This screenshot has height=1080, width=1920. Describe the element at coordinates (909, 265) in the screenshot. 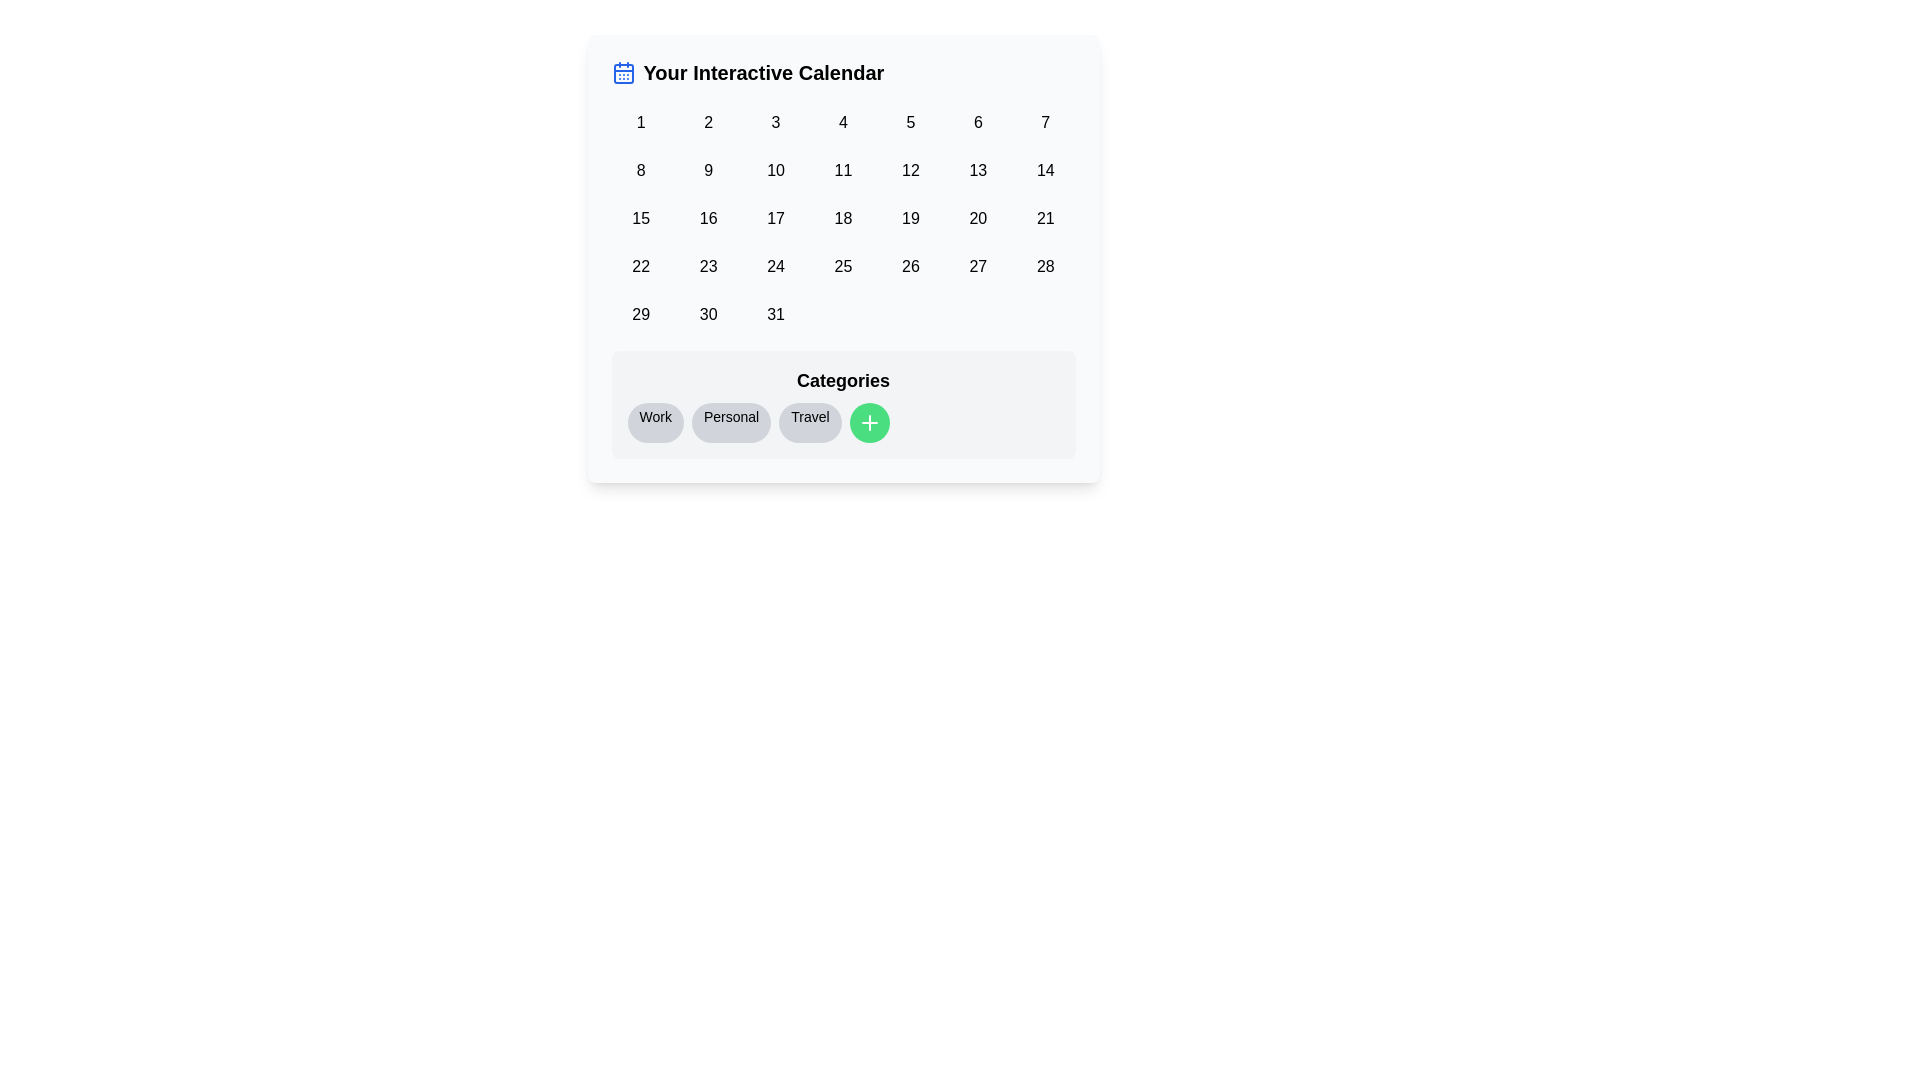

I see `the calendar date button representing '26'` at that location.